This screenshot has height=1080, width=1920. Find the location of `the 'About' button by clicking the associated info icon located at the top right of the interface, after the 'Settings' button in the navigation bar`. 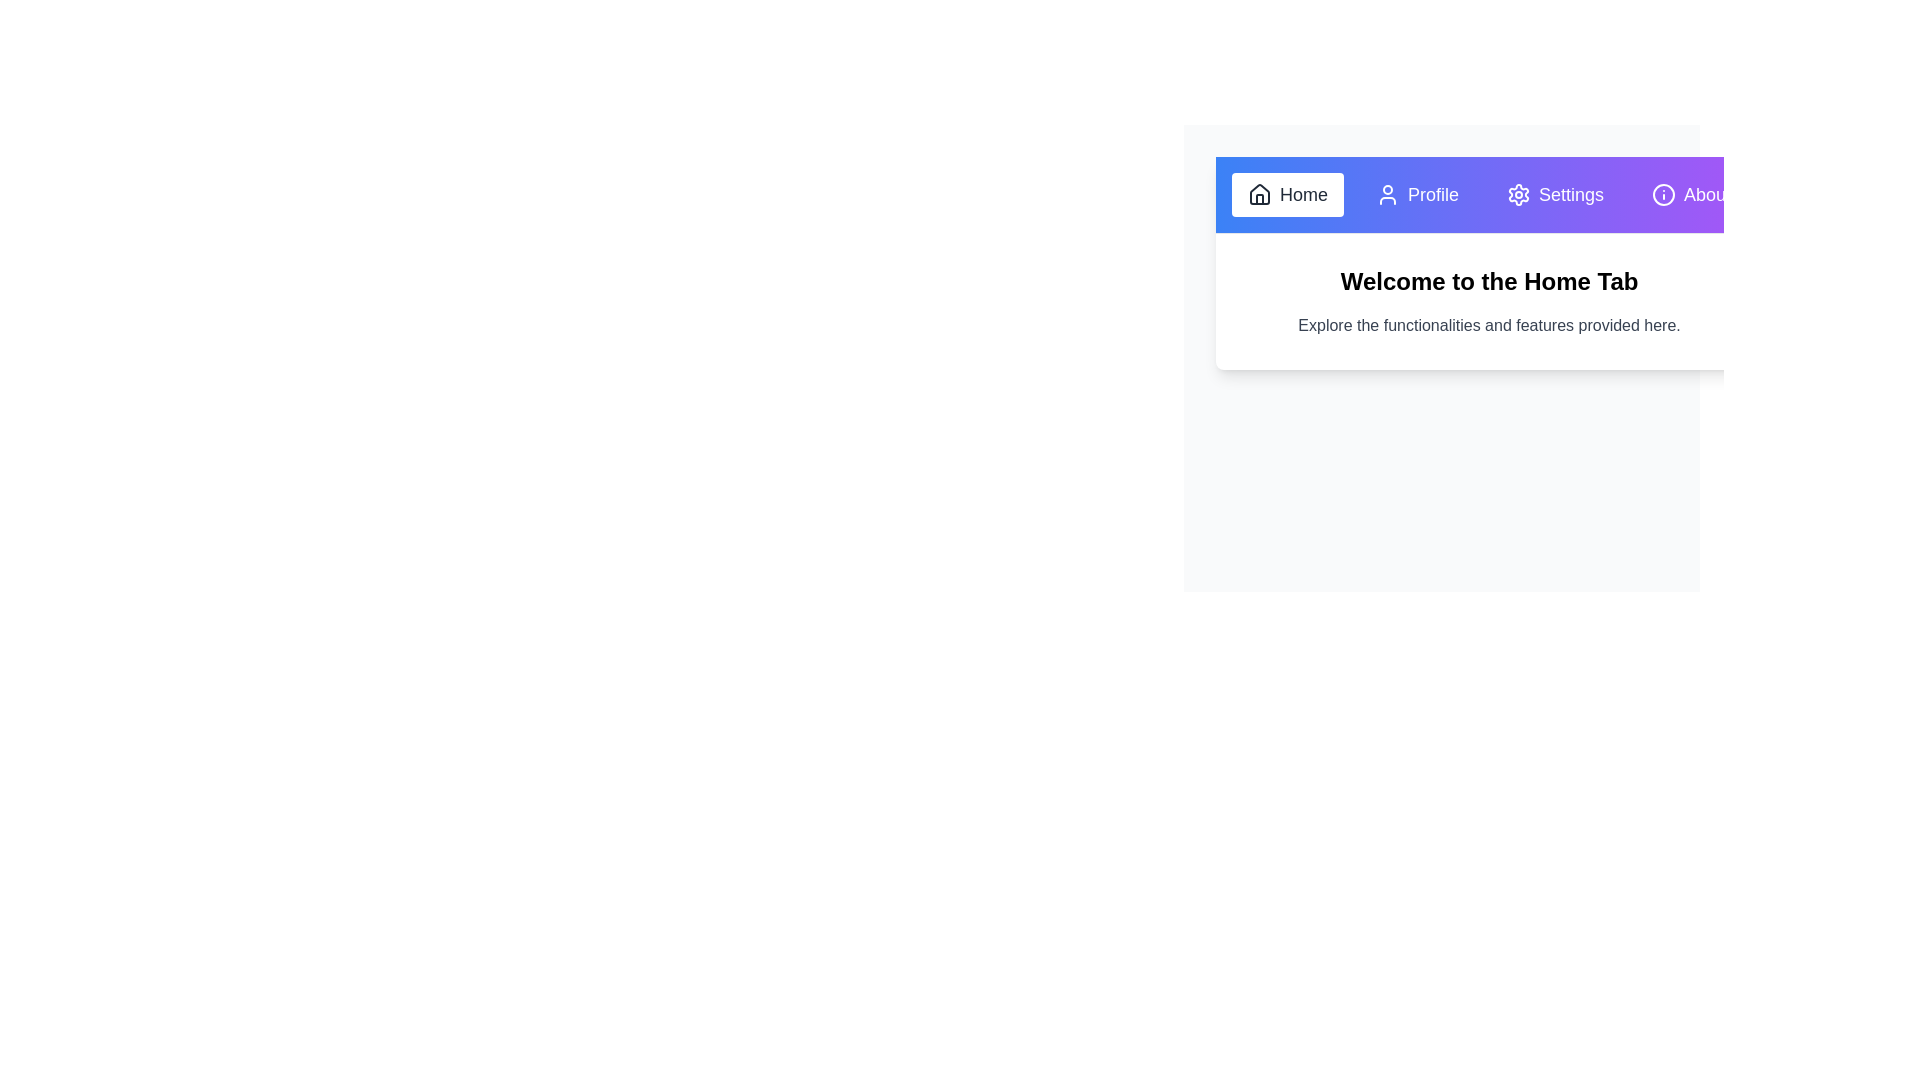

the 'About' button by clicking the associated info icon located at the top right of the interface, after the 'Settings' button in the navigation bar is located at coordinates (1664, 195).